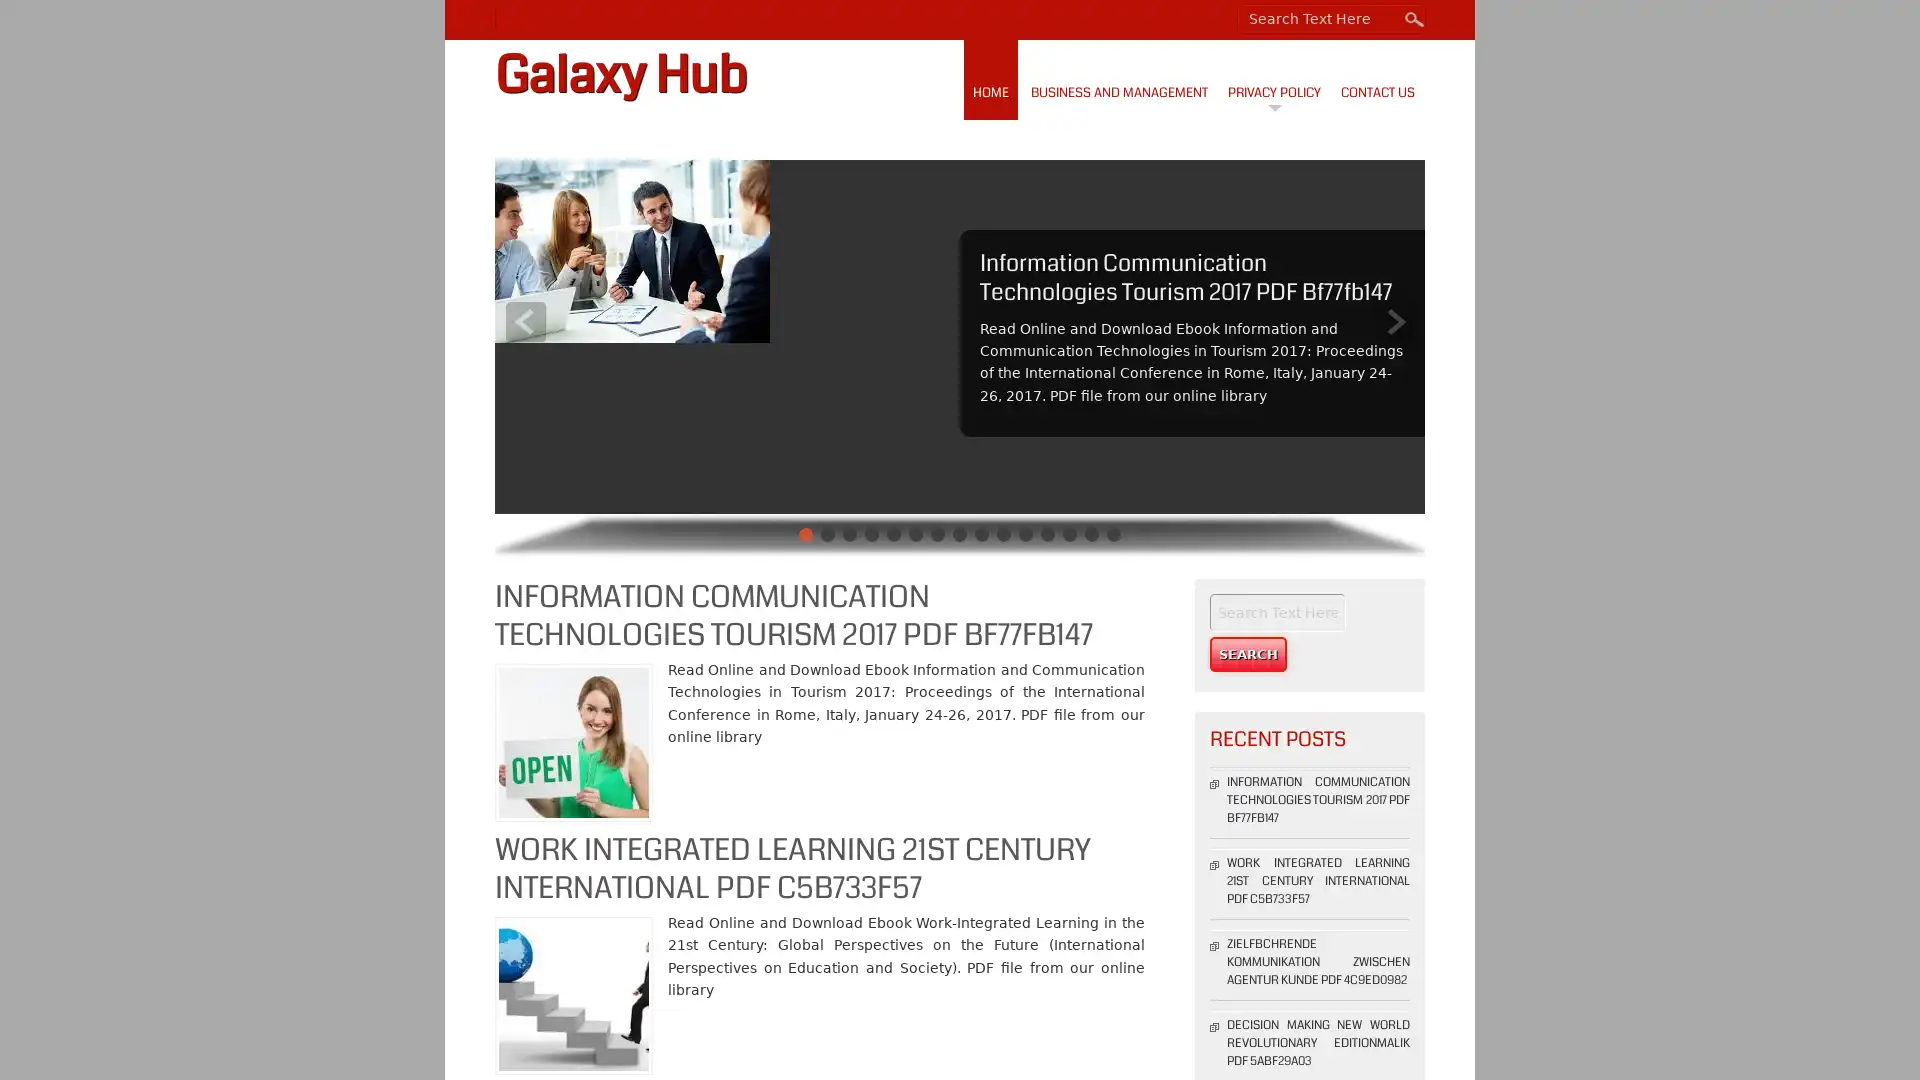  Describe the element at coordinates (1247, 654) in the screenshot. I see `Search` at that location.